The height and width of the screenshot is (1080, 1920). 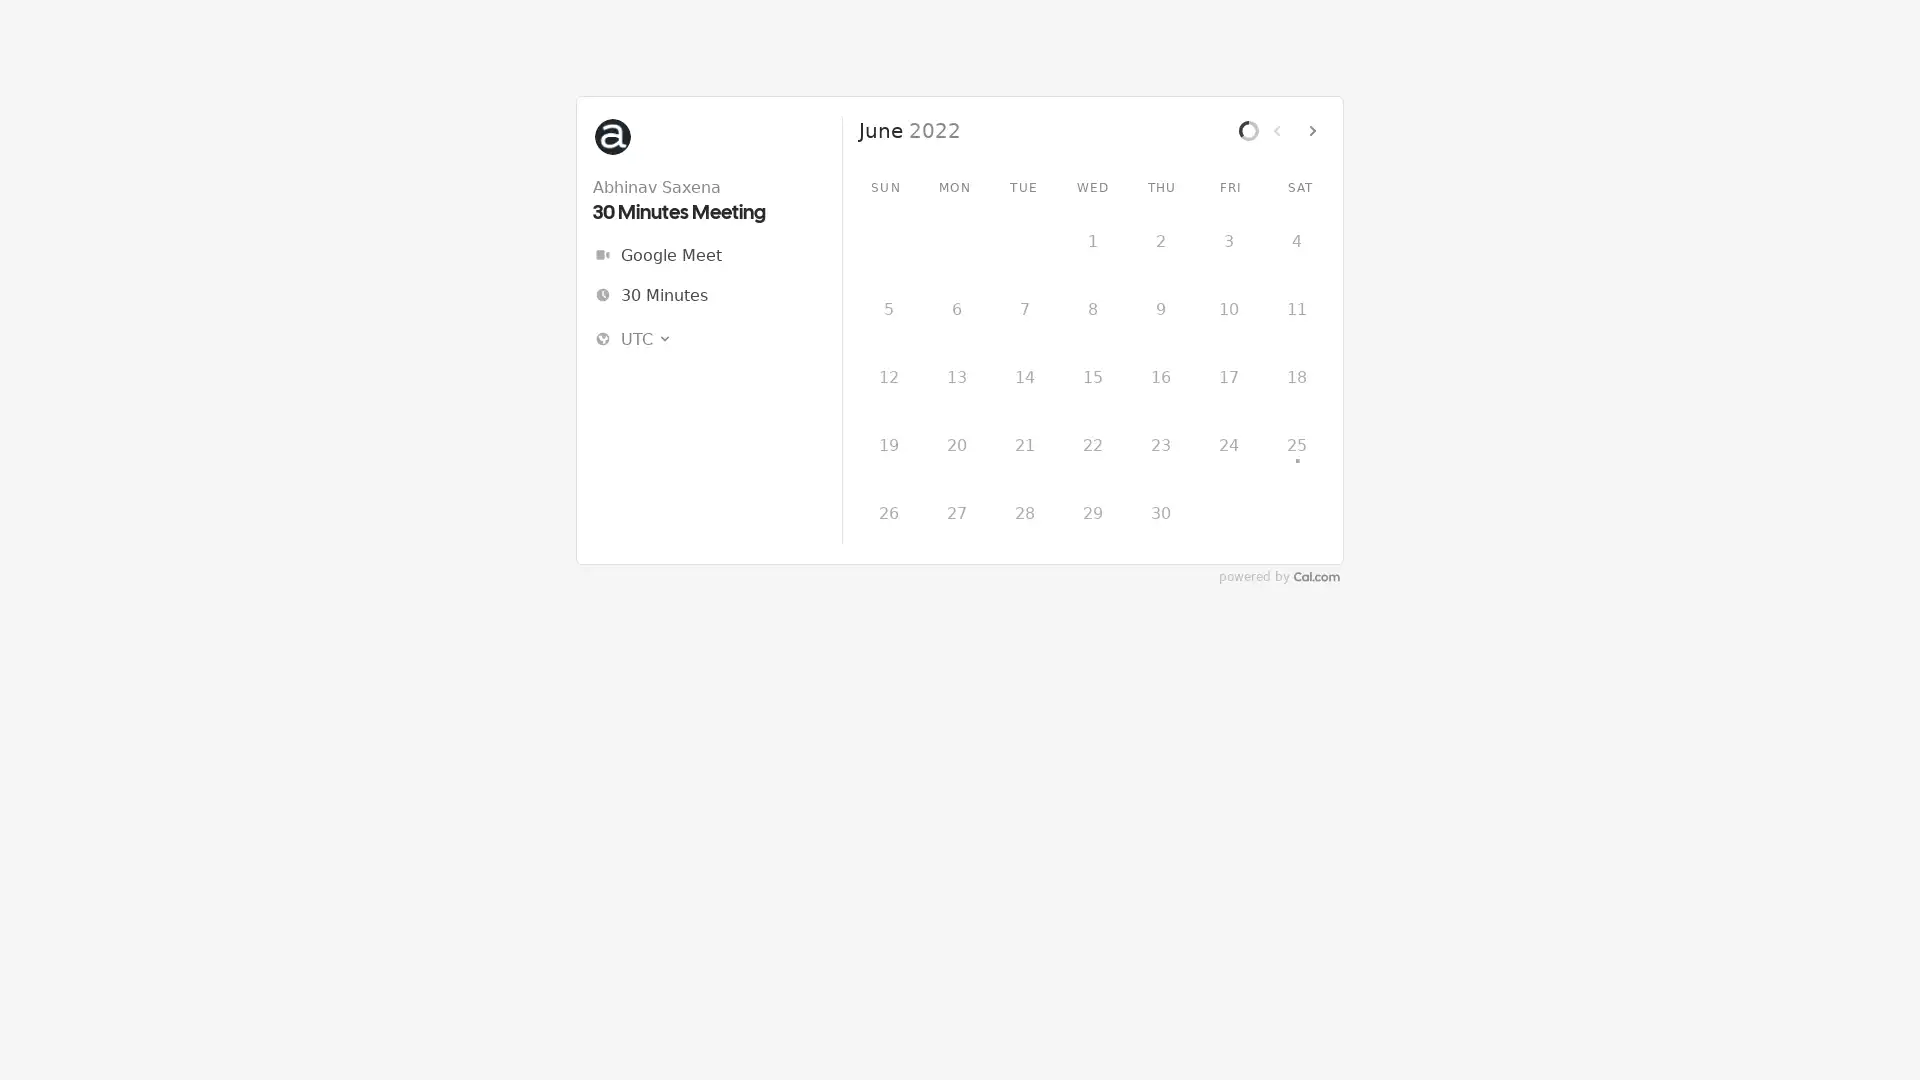 I want to click on 20, so click(x=955, y=443).